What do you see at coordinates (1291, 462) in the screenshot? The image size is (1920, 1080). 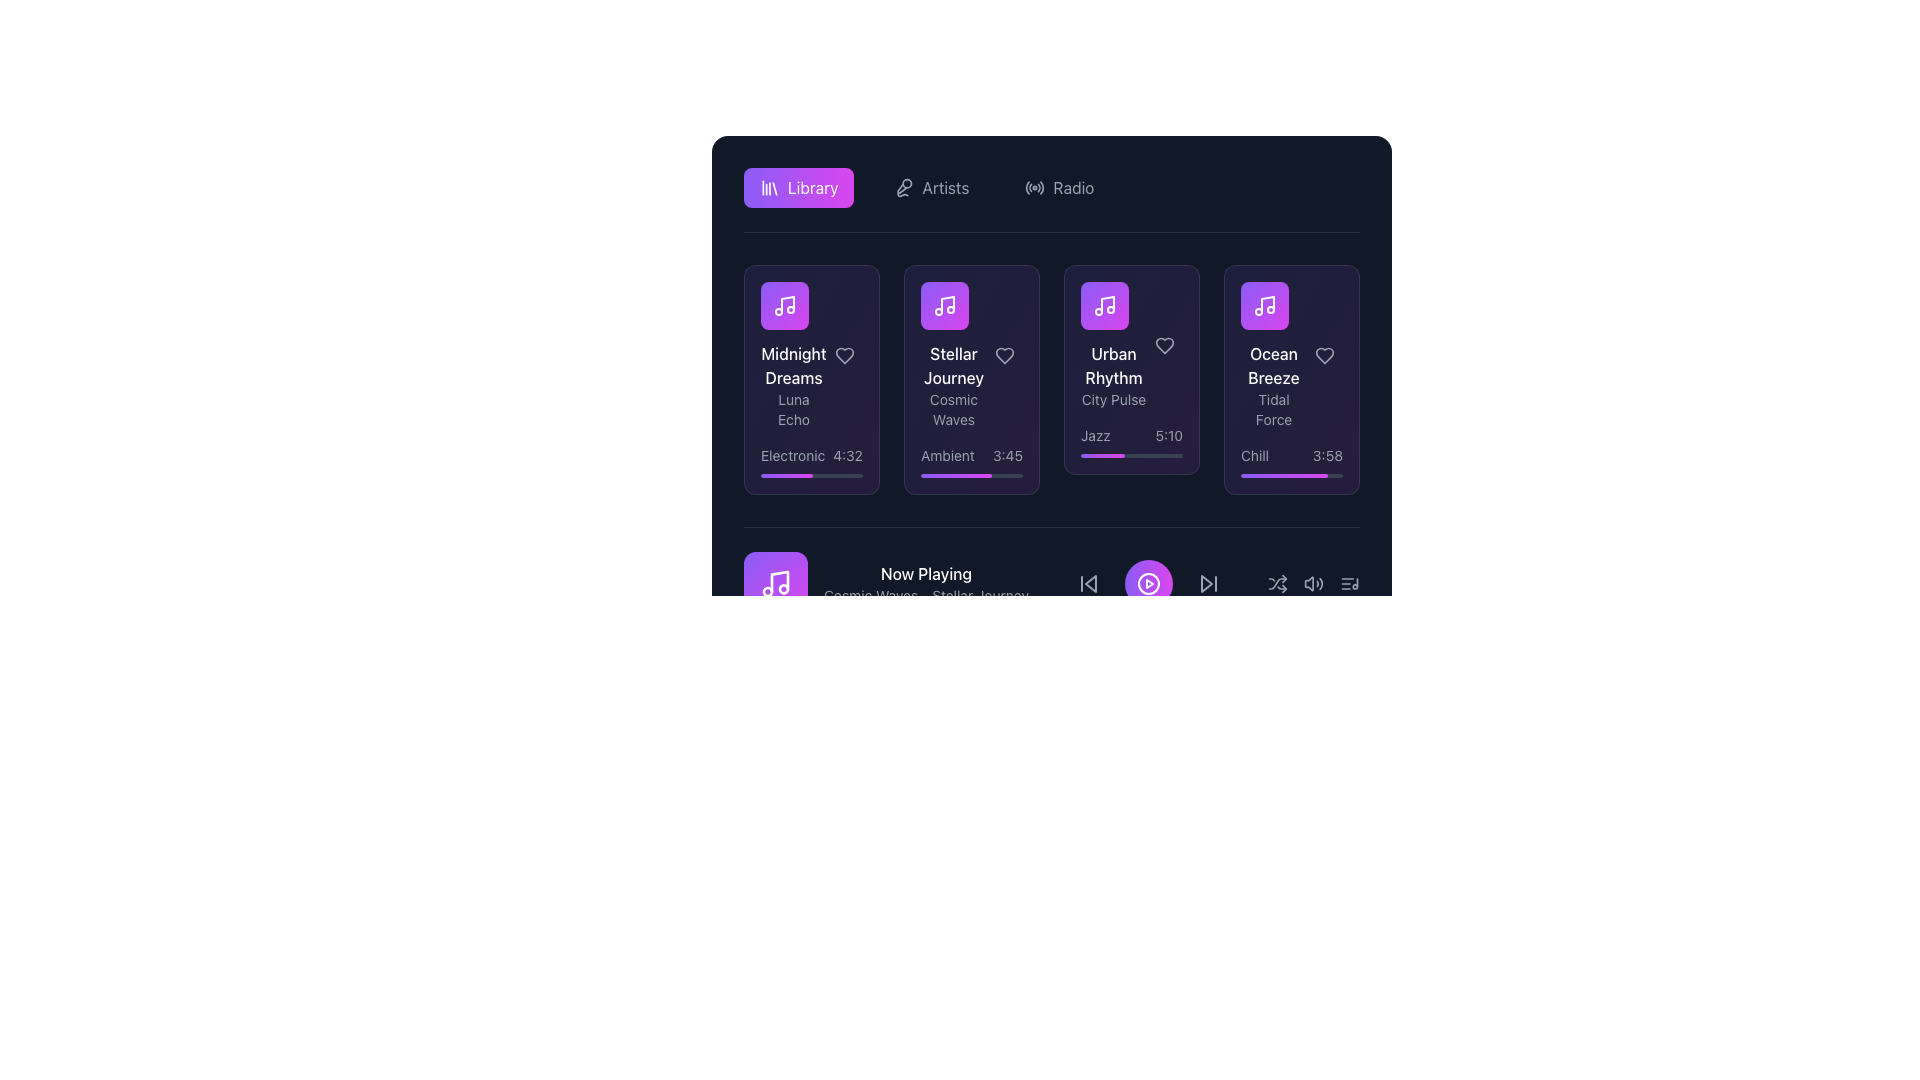 I see `the Progress bar displaying the title 'Chill' and duration '3:58' located at the bottom of the 'Ocean Breeze' card, beneath 'Tidal Force'` at bounding box center [1291, 462].